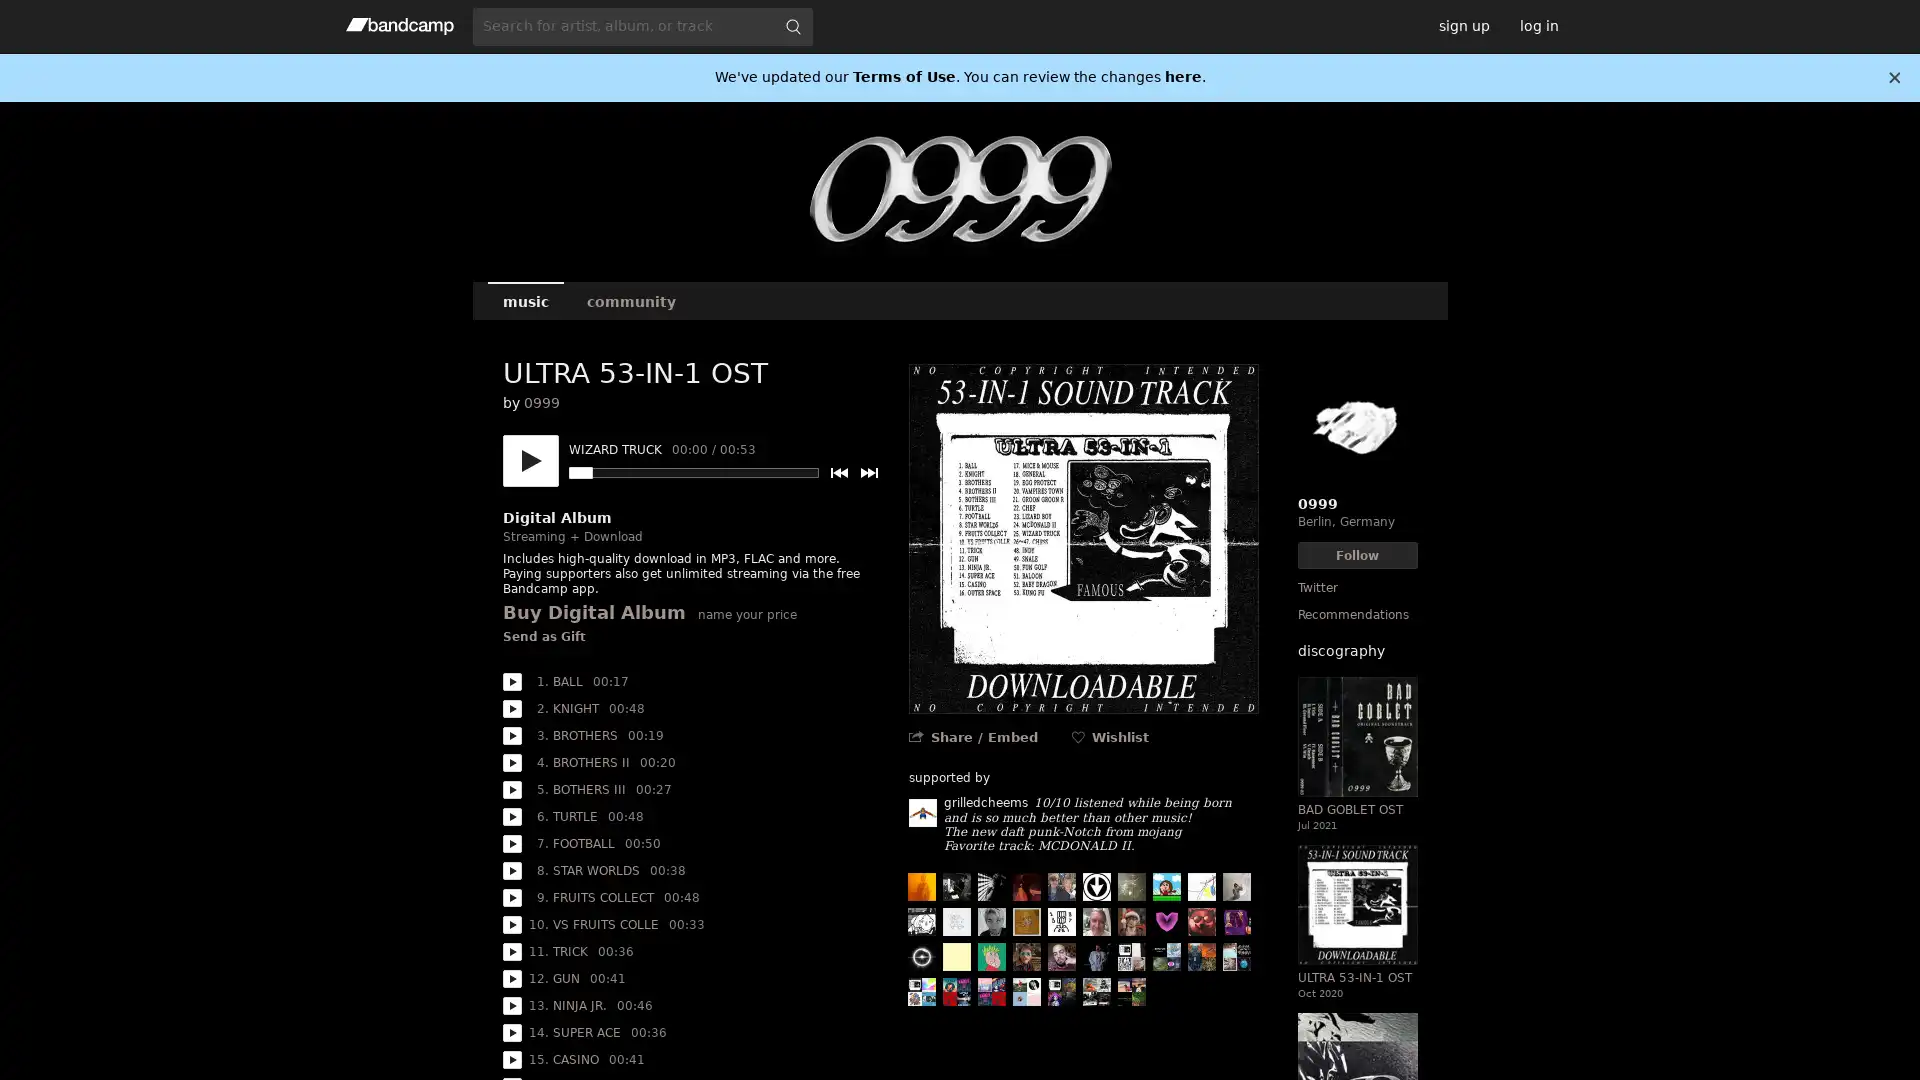  I want to click on Play CASINO, so click(511, 1059).